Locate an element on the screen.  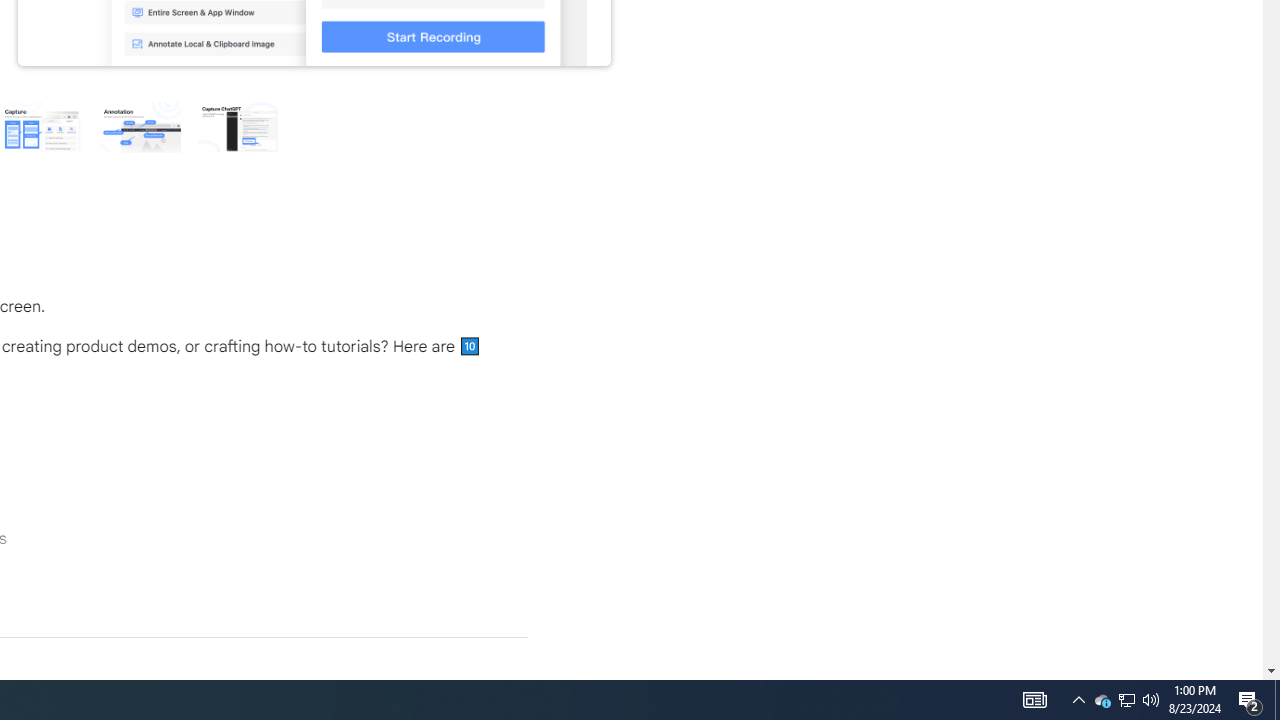
'Q2790: 100%' is located at coordinates (1151, 698).